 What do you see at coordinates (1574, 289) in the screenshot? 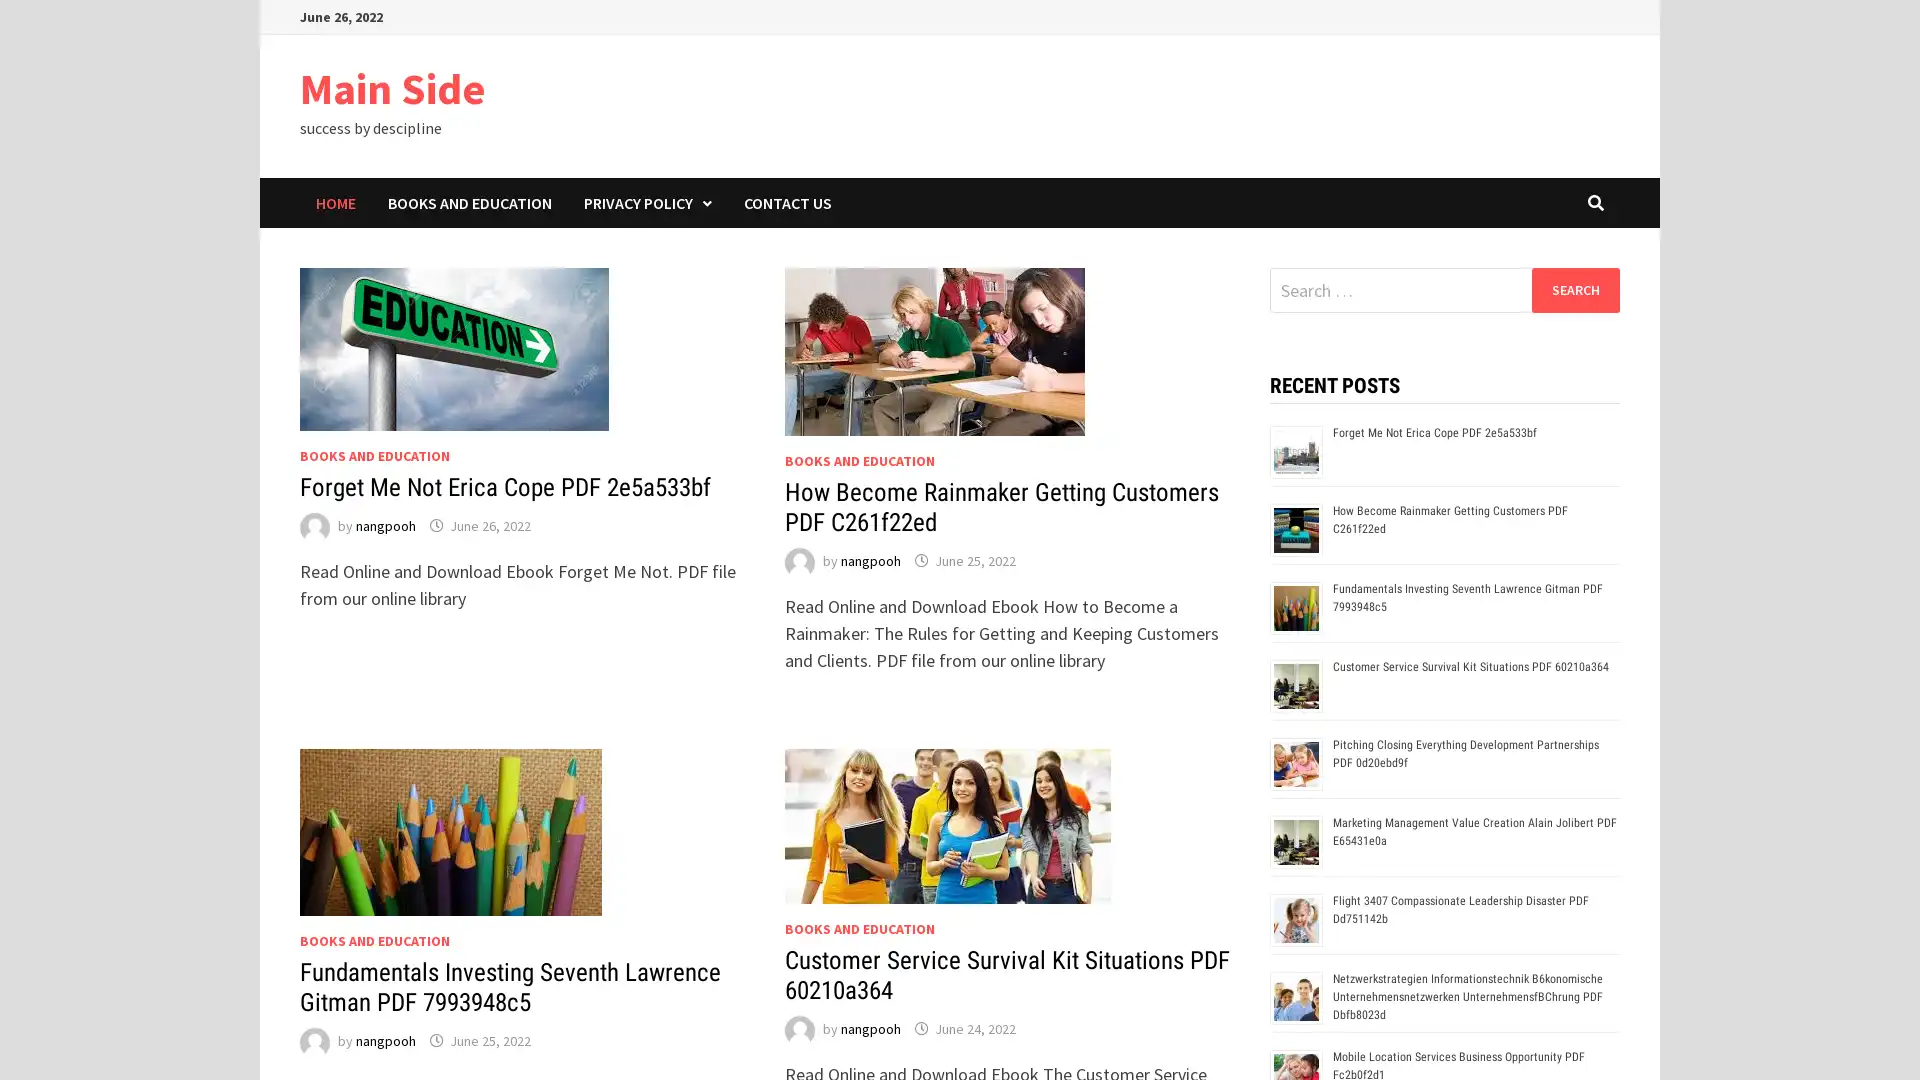
I see `Search` at bounding box center [1574, 289].